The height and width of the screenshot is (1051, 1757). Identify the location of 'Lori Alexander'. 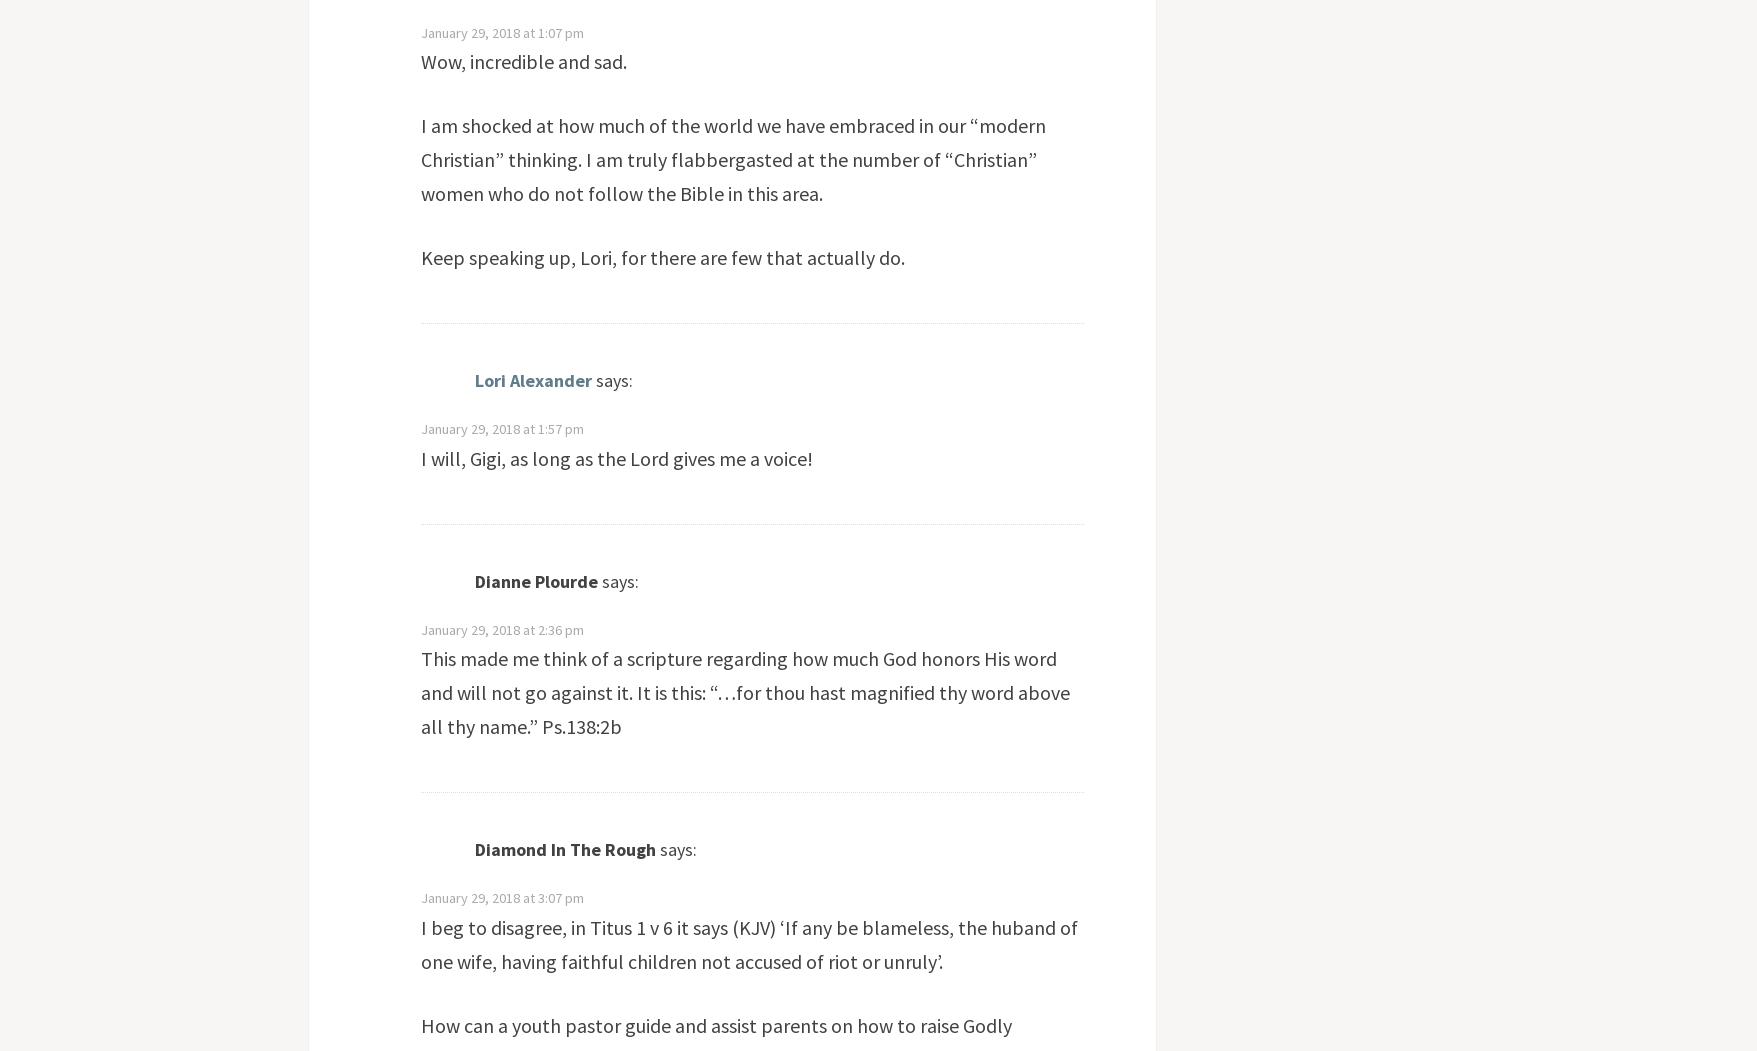
(532, 379).